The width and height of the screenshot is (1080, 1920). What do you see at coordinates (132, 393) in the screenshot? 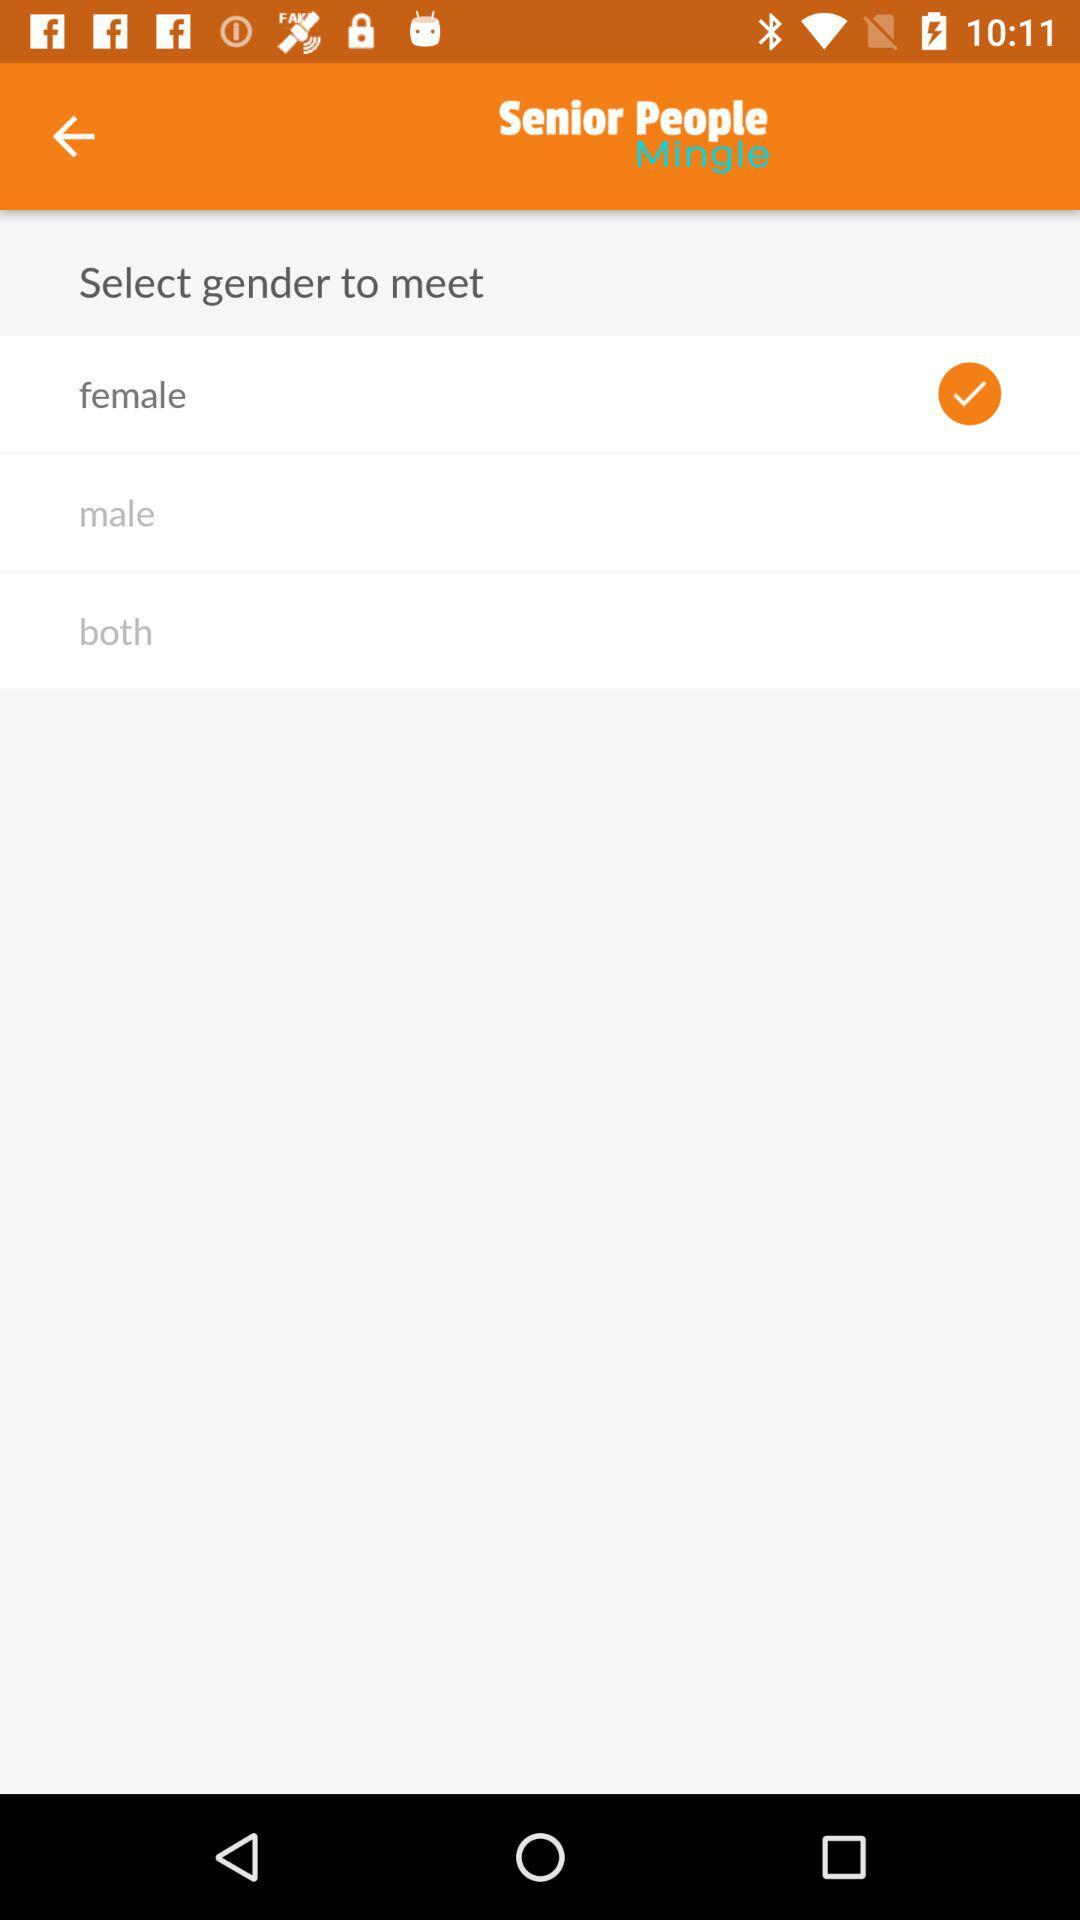
I see `the item above the male` at bounding box center [132, 393].